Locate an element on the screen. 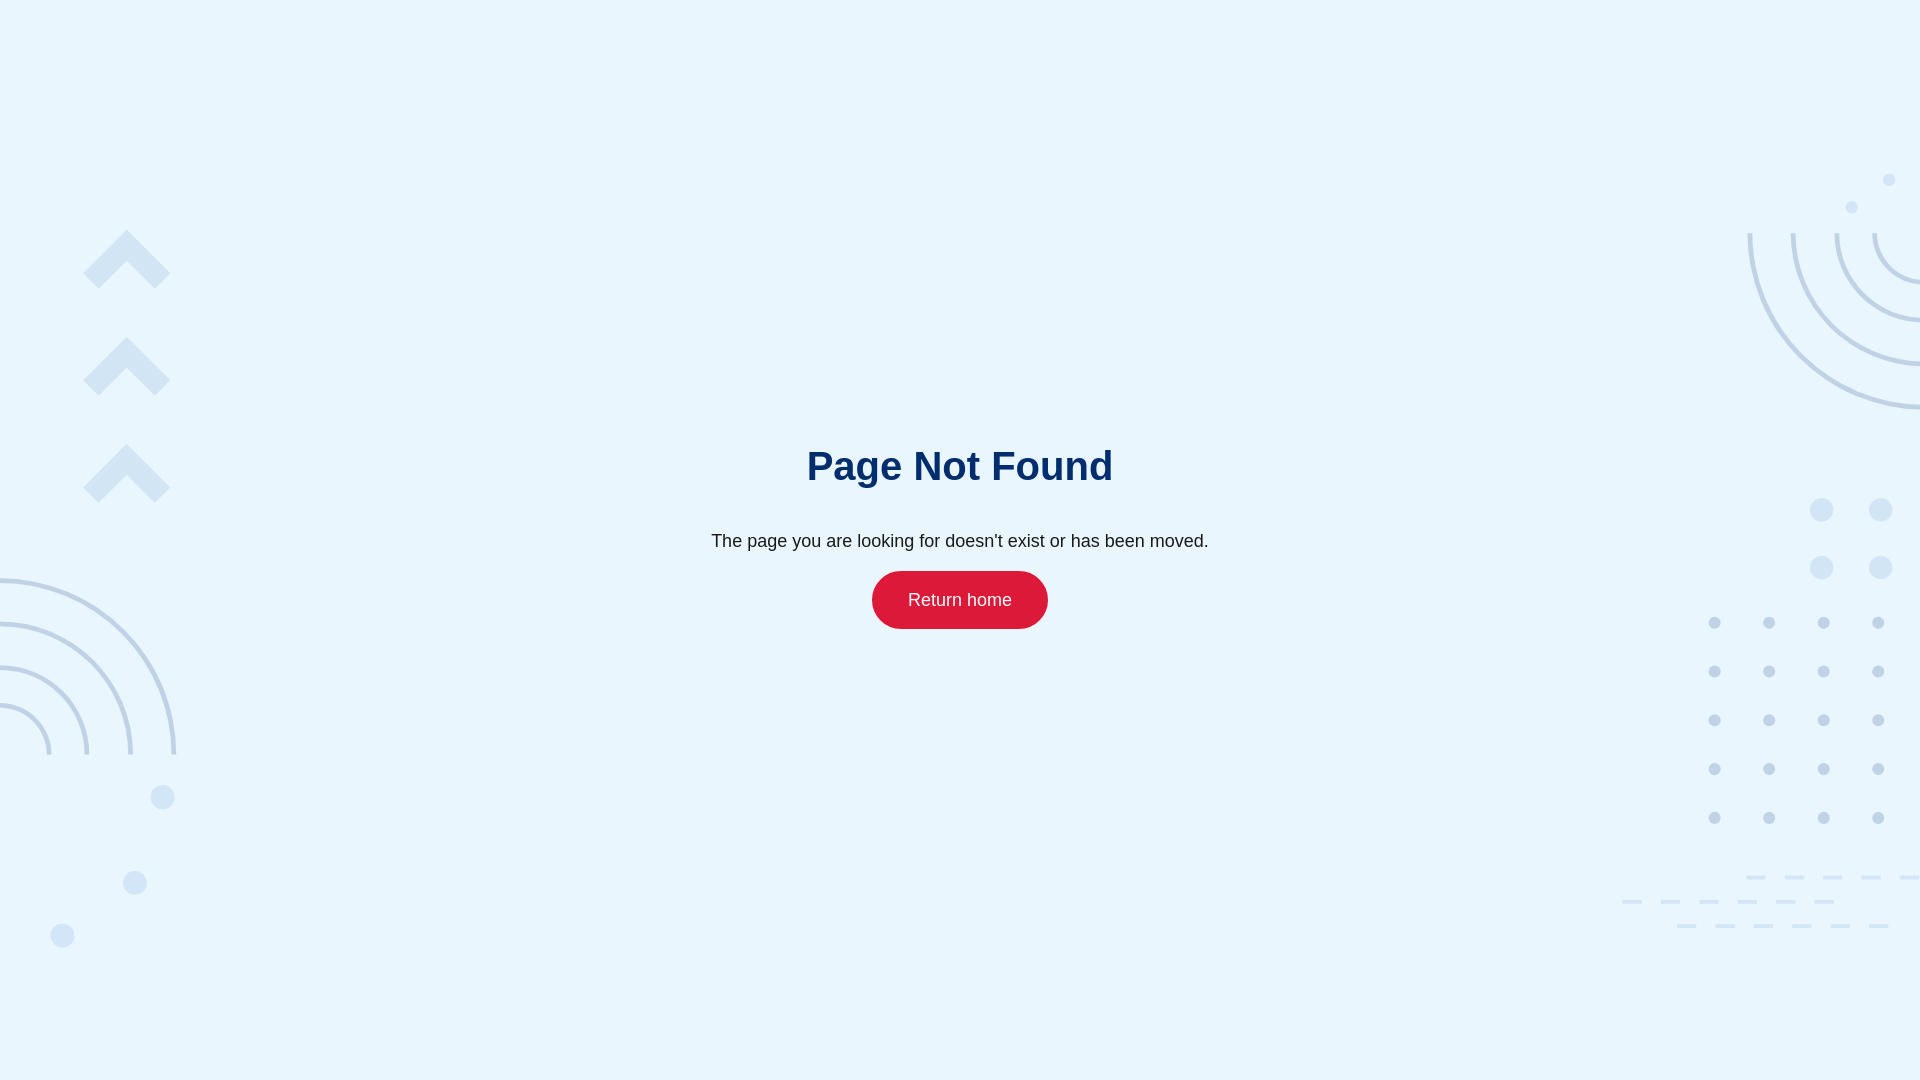 The height and width of the screenshot is (1080, 1920). 'Return home' is located at coordinates (960, 597).